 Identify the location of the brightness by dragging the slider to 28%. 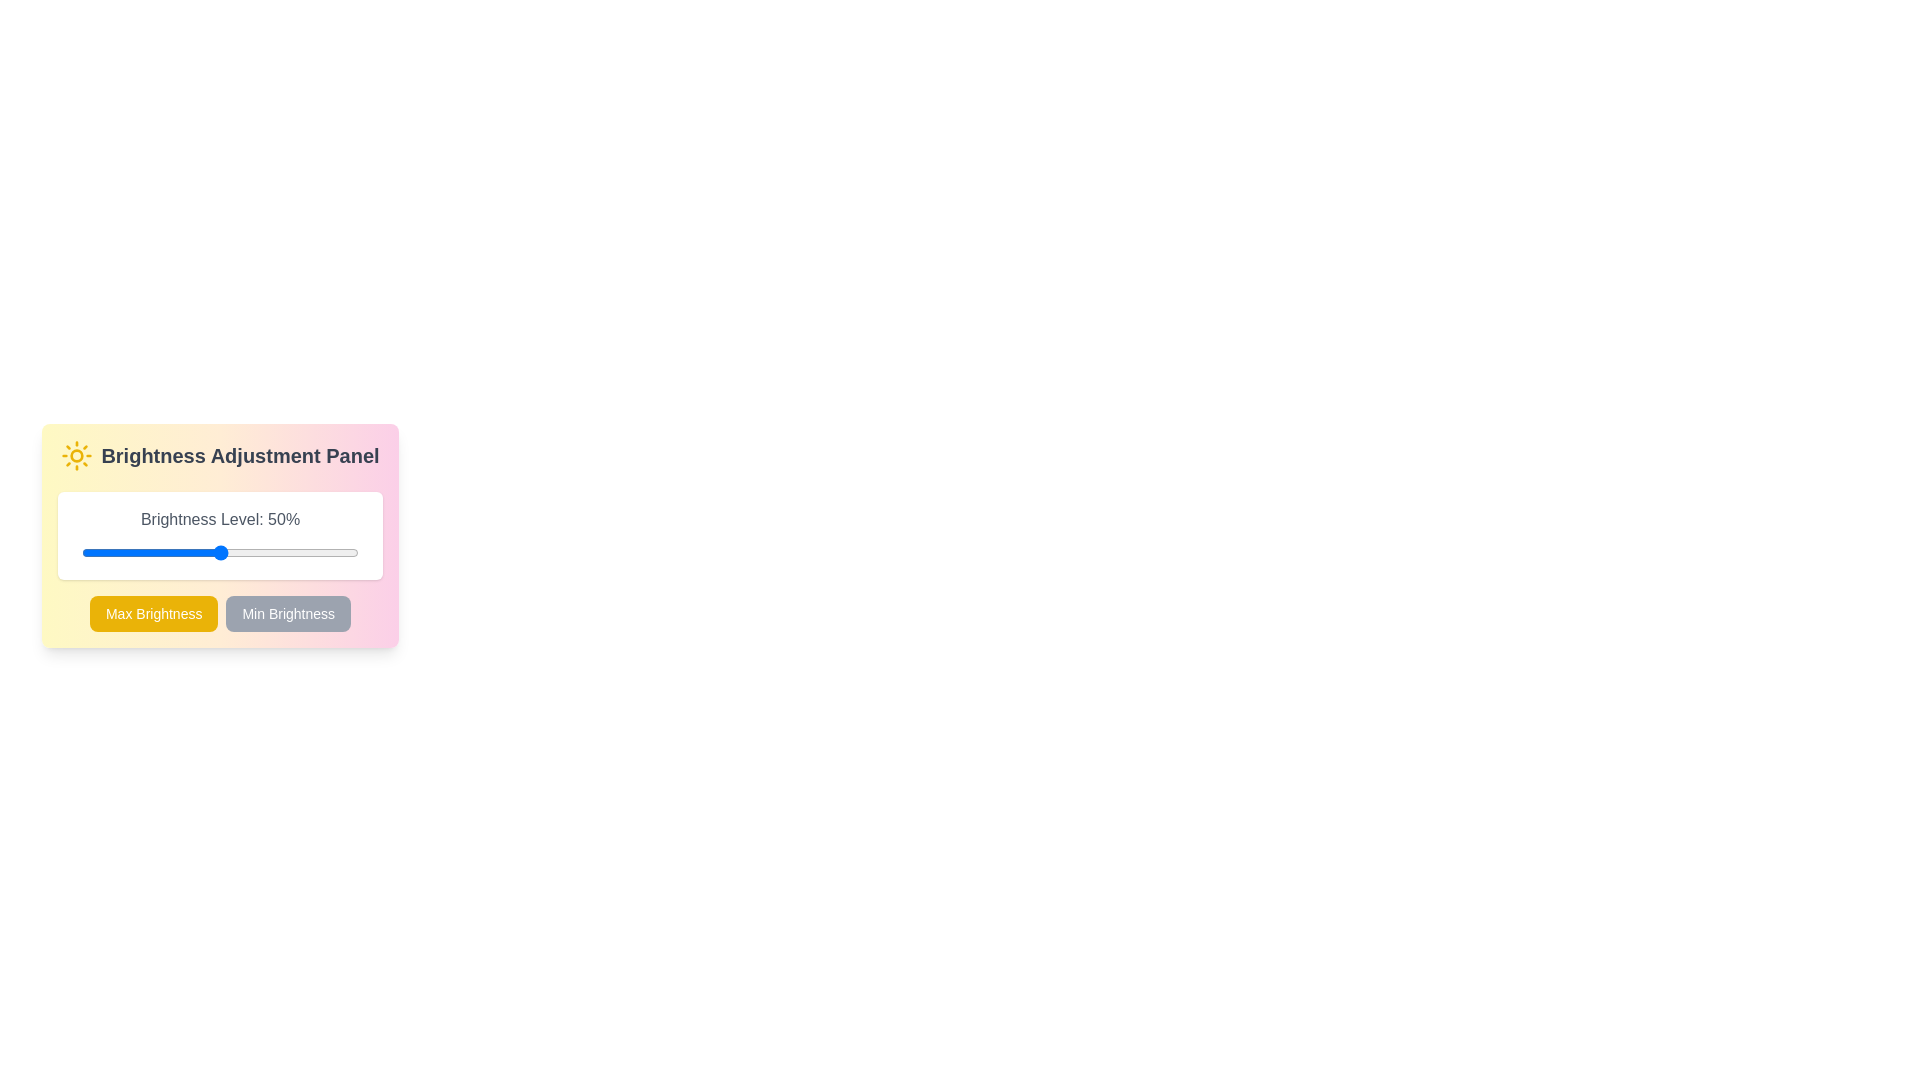
(158, 552).